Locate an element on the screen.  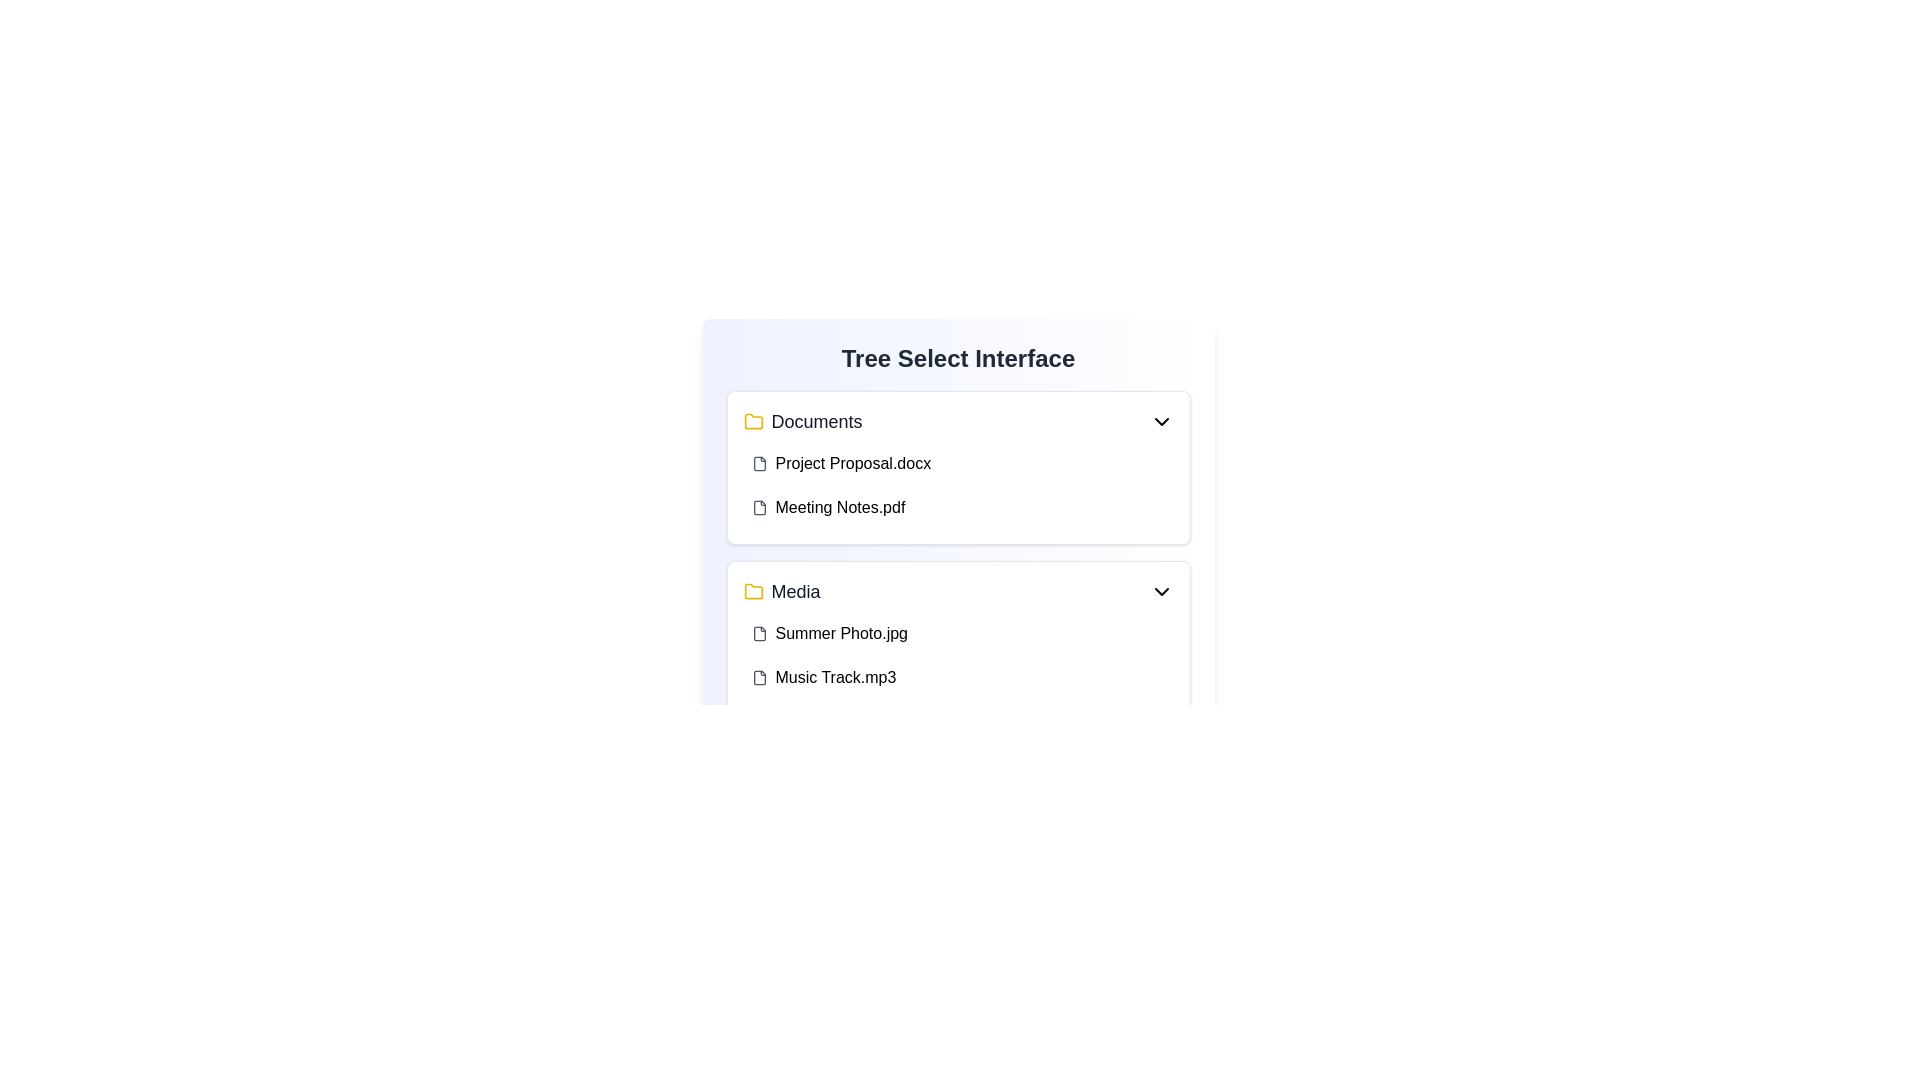
the Chevron-Down icon located on the far right side of the header next to the 'Documents' label is located at coordinates (1161, 420).